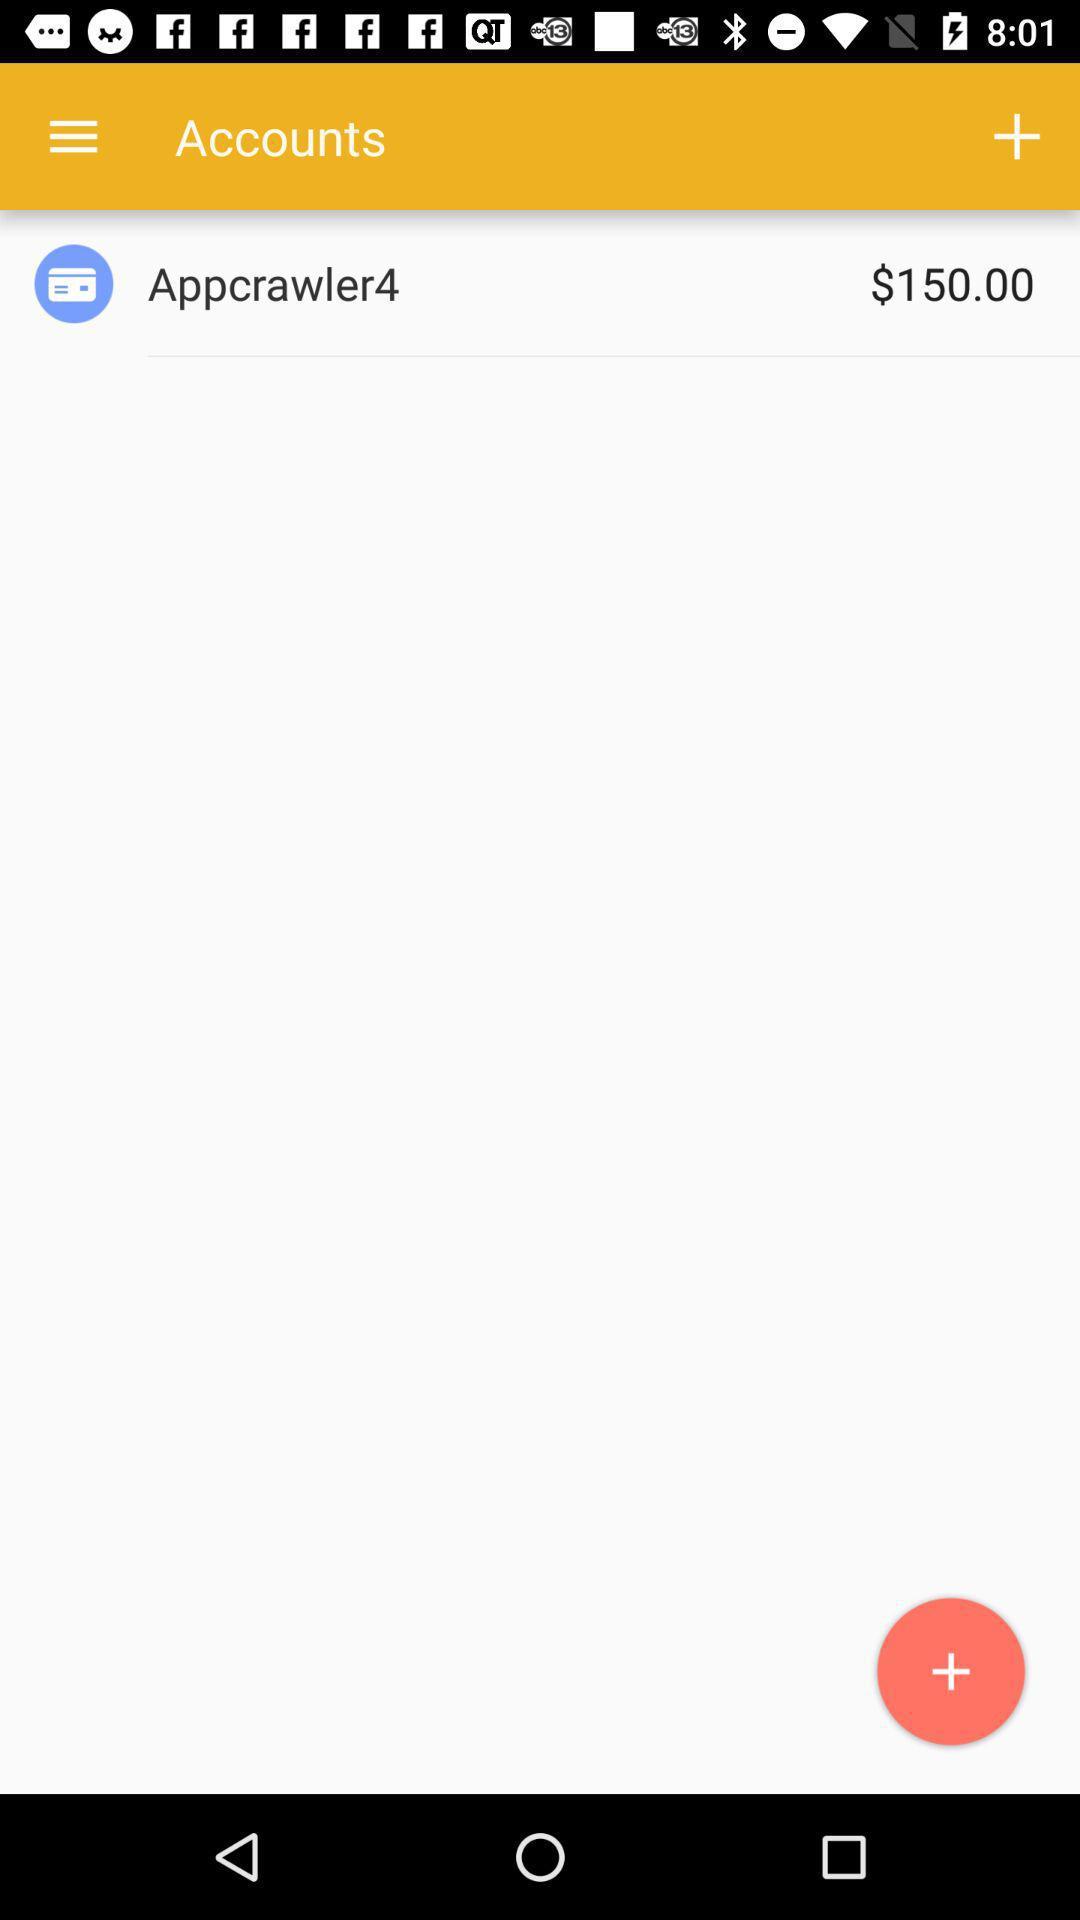 The height and width of the screenshot is (1920, 1080). I want to click on the add icon, so click(950, 1672).